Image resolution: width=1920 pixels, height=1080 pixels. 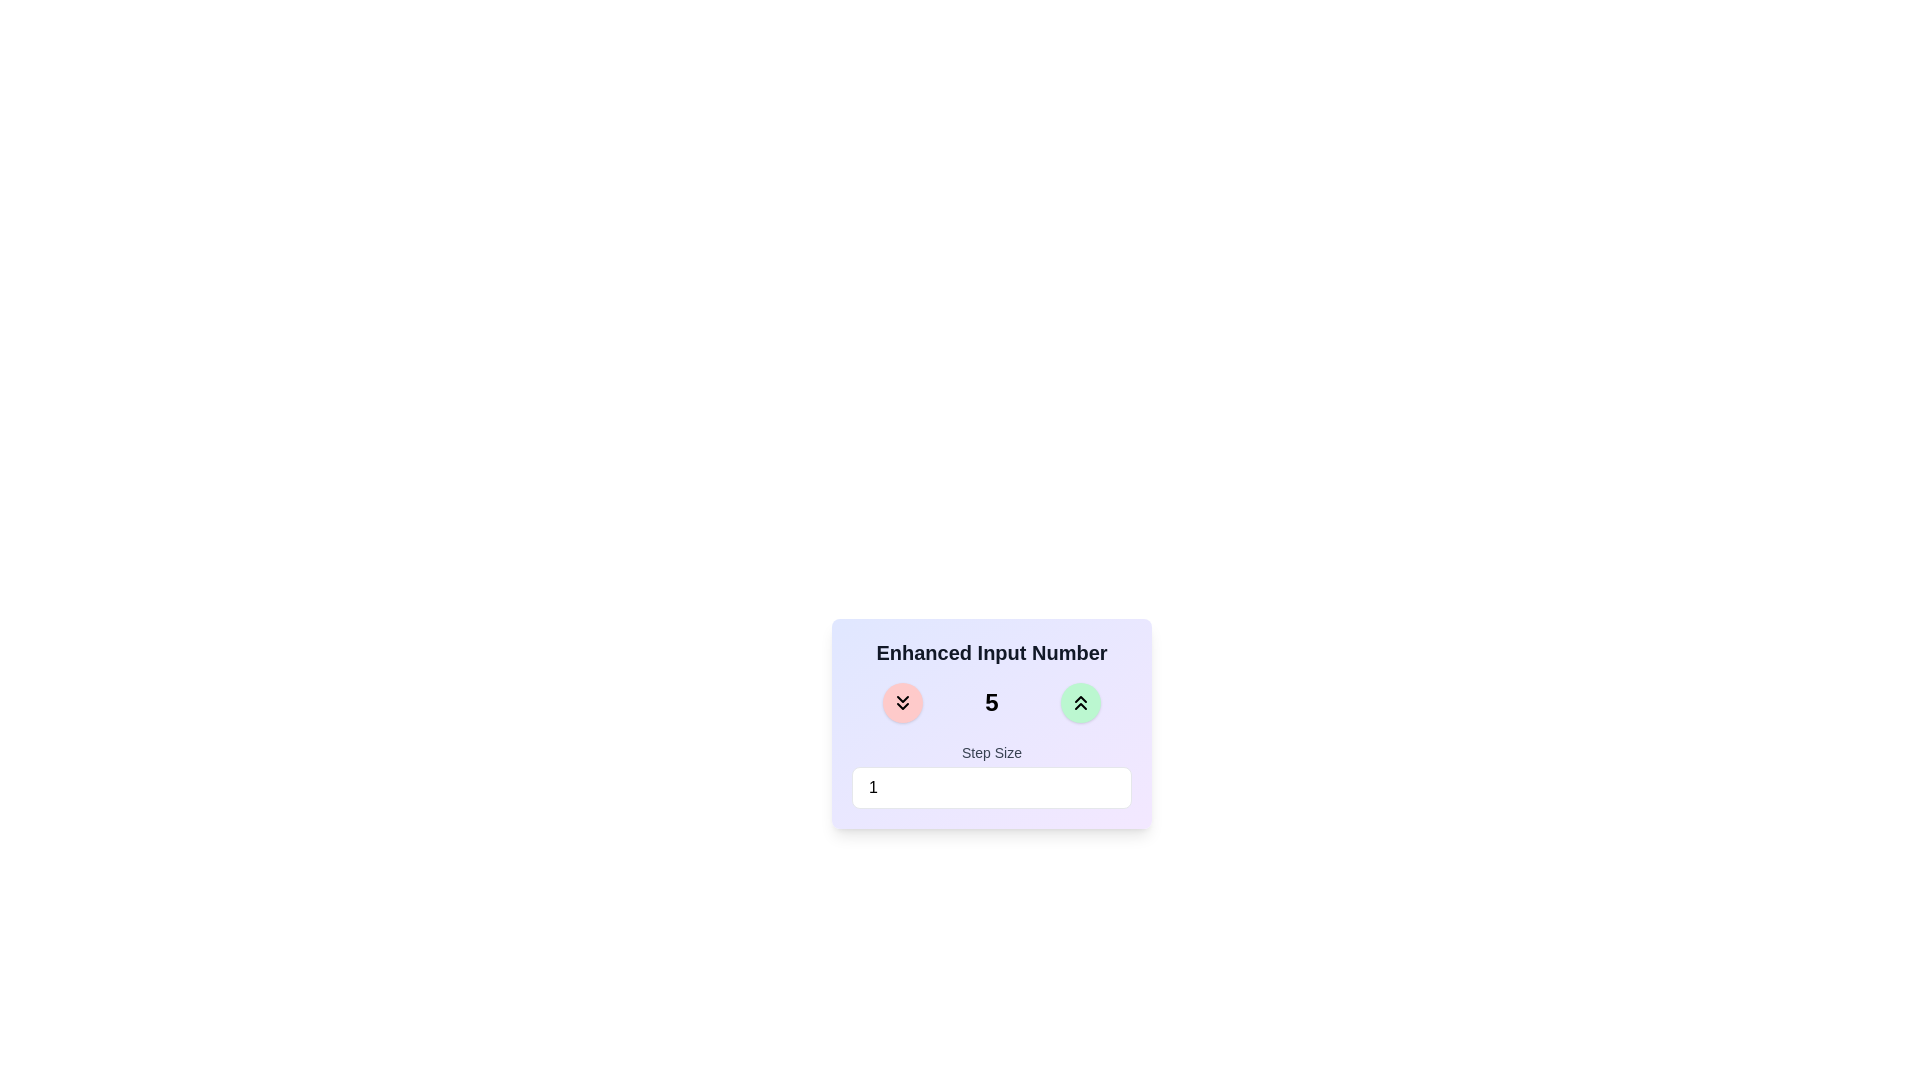 I want to click on the first button in the group of three interactive elements to the left of the central number display '5' to decrease the displayed value, so click(x=901, y=701).